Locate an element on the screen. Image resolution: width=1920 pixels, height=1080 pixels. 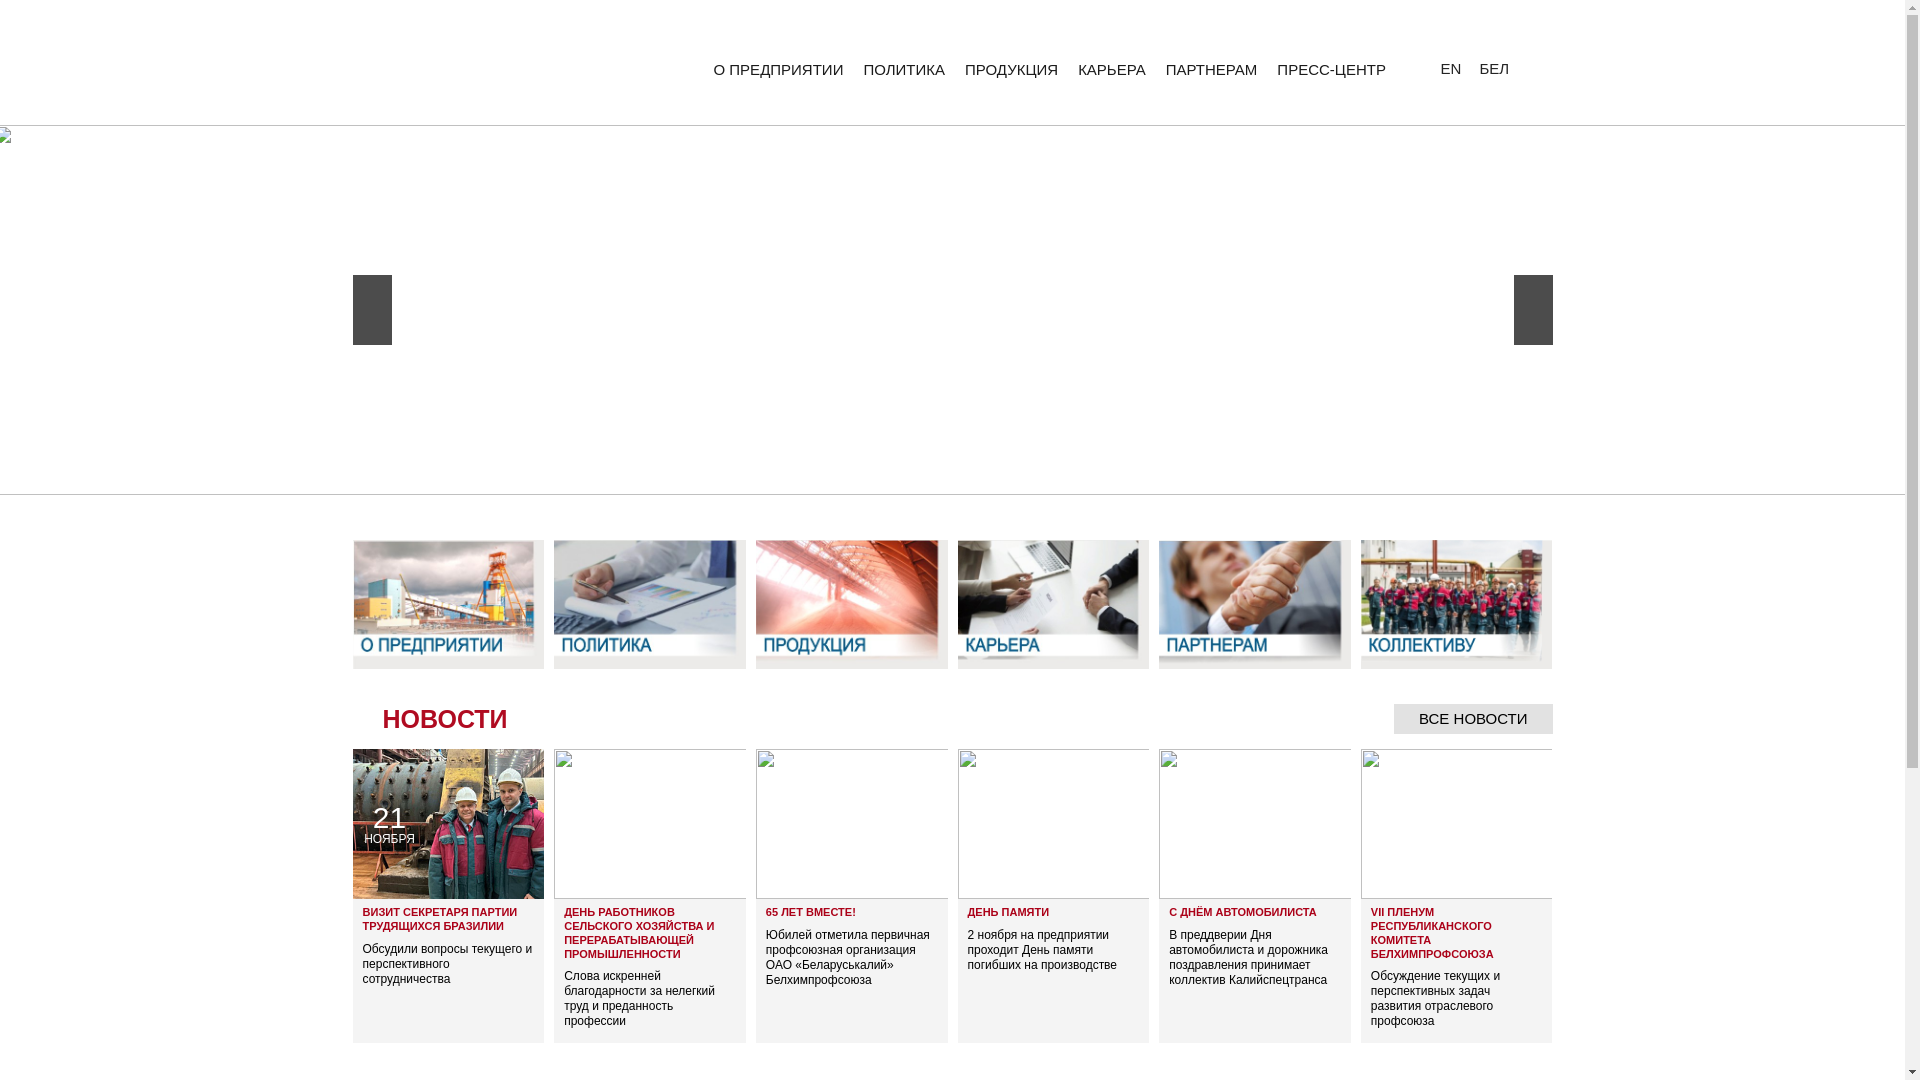
'EN' is located at coordinates (1437, 67).